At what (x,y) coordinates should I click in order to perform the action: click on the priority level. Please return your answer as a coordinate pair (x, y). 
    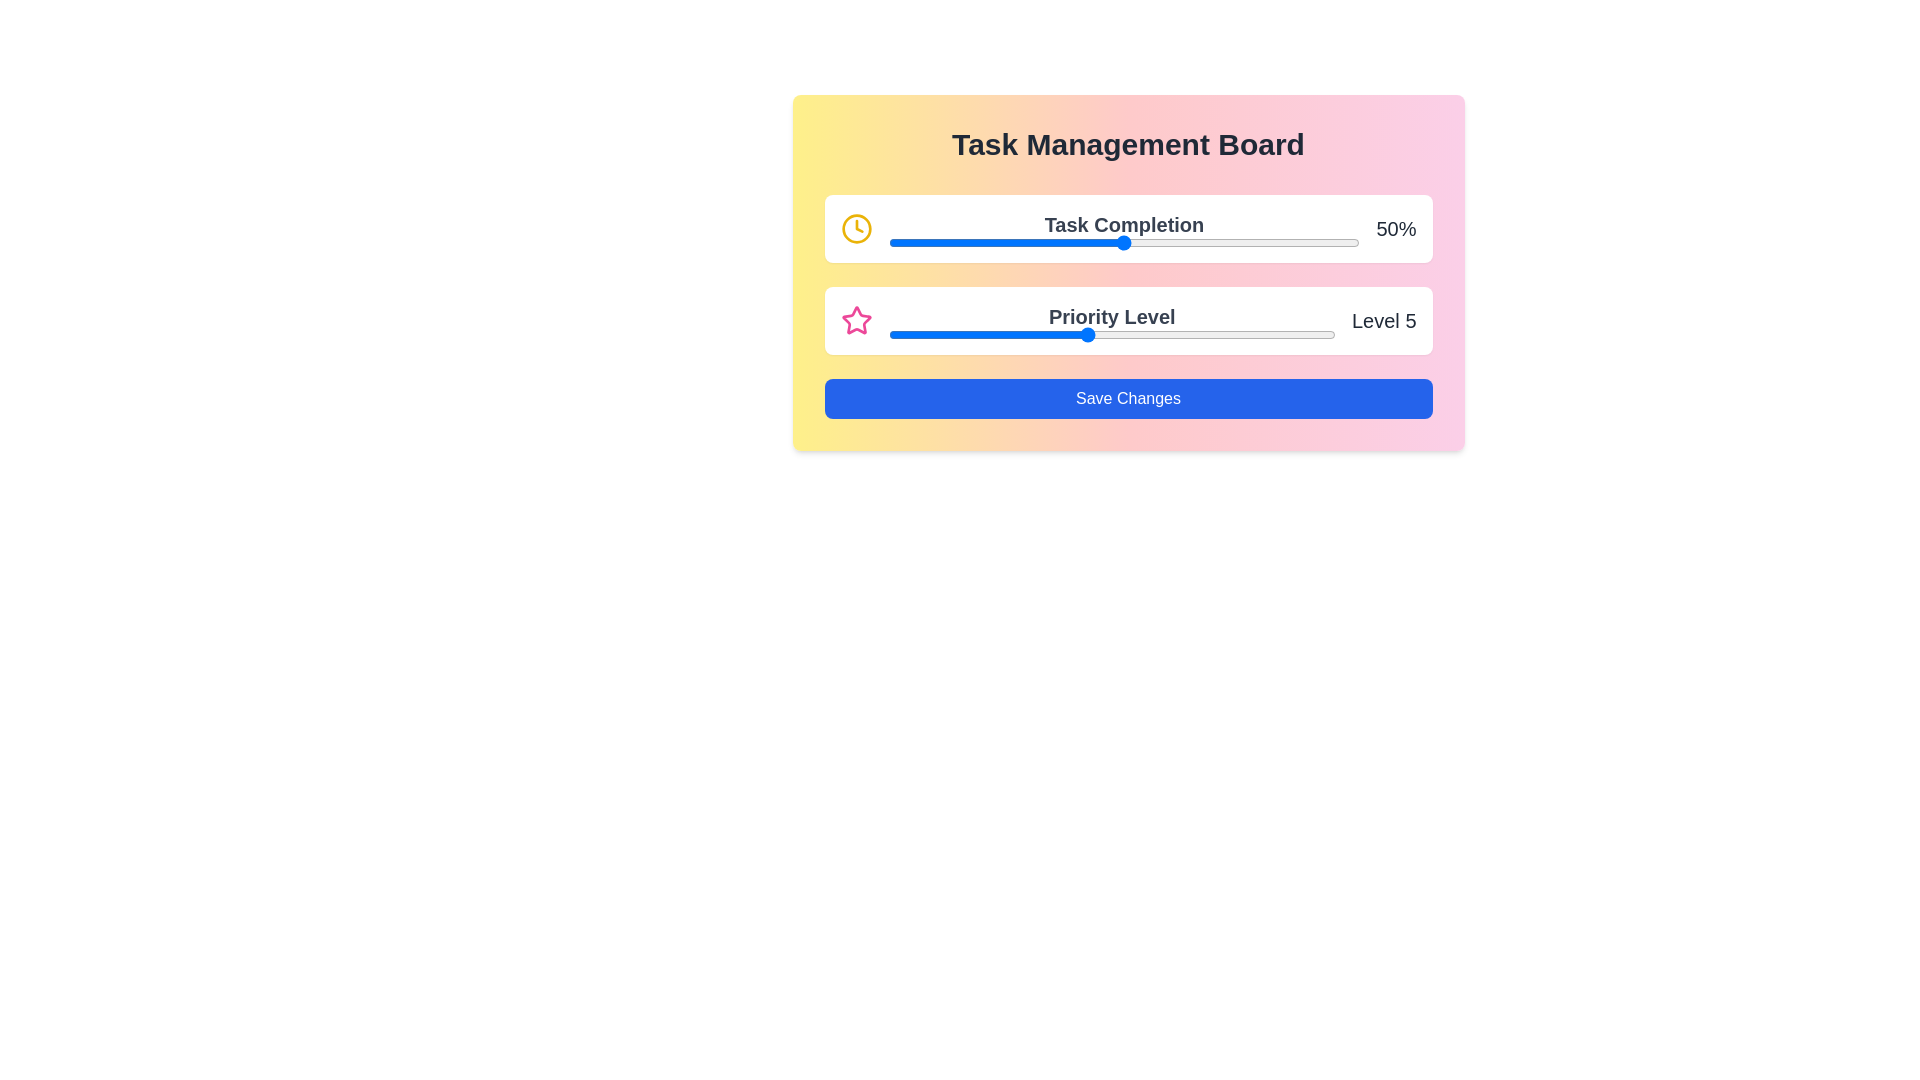
    Looking at the image, I should click on (1186, 334).